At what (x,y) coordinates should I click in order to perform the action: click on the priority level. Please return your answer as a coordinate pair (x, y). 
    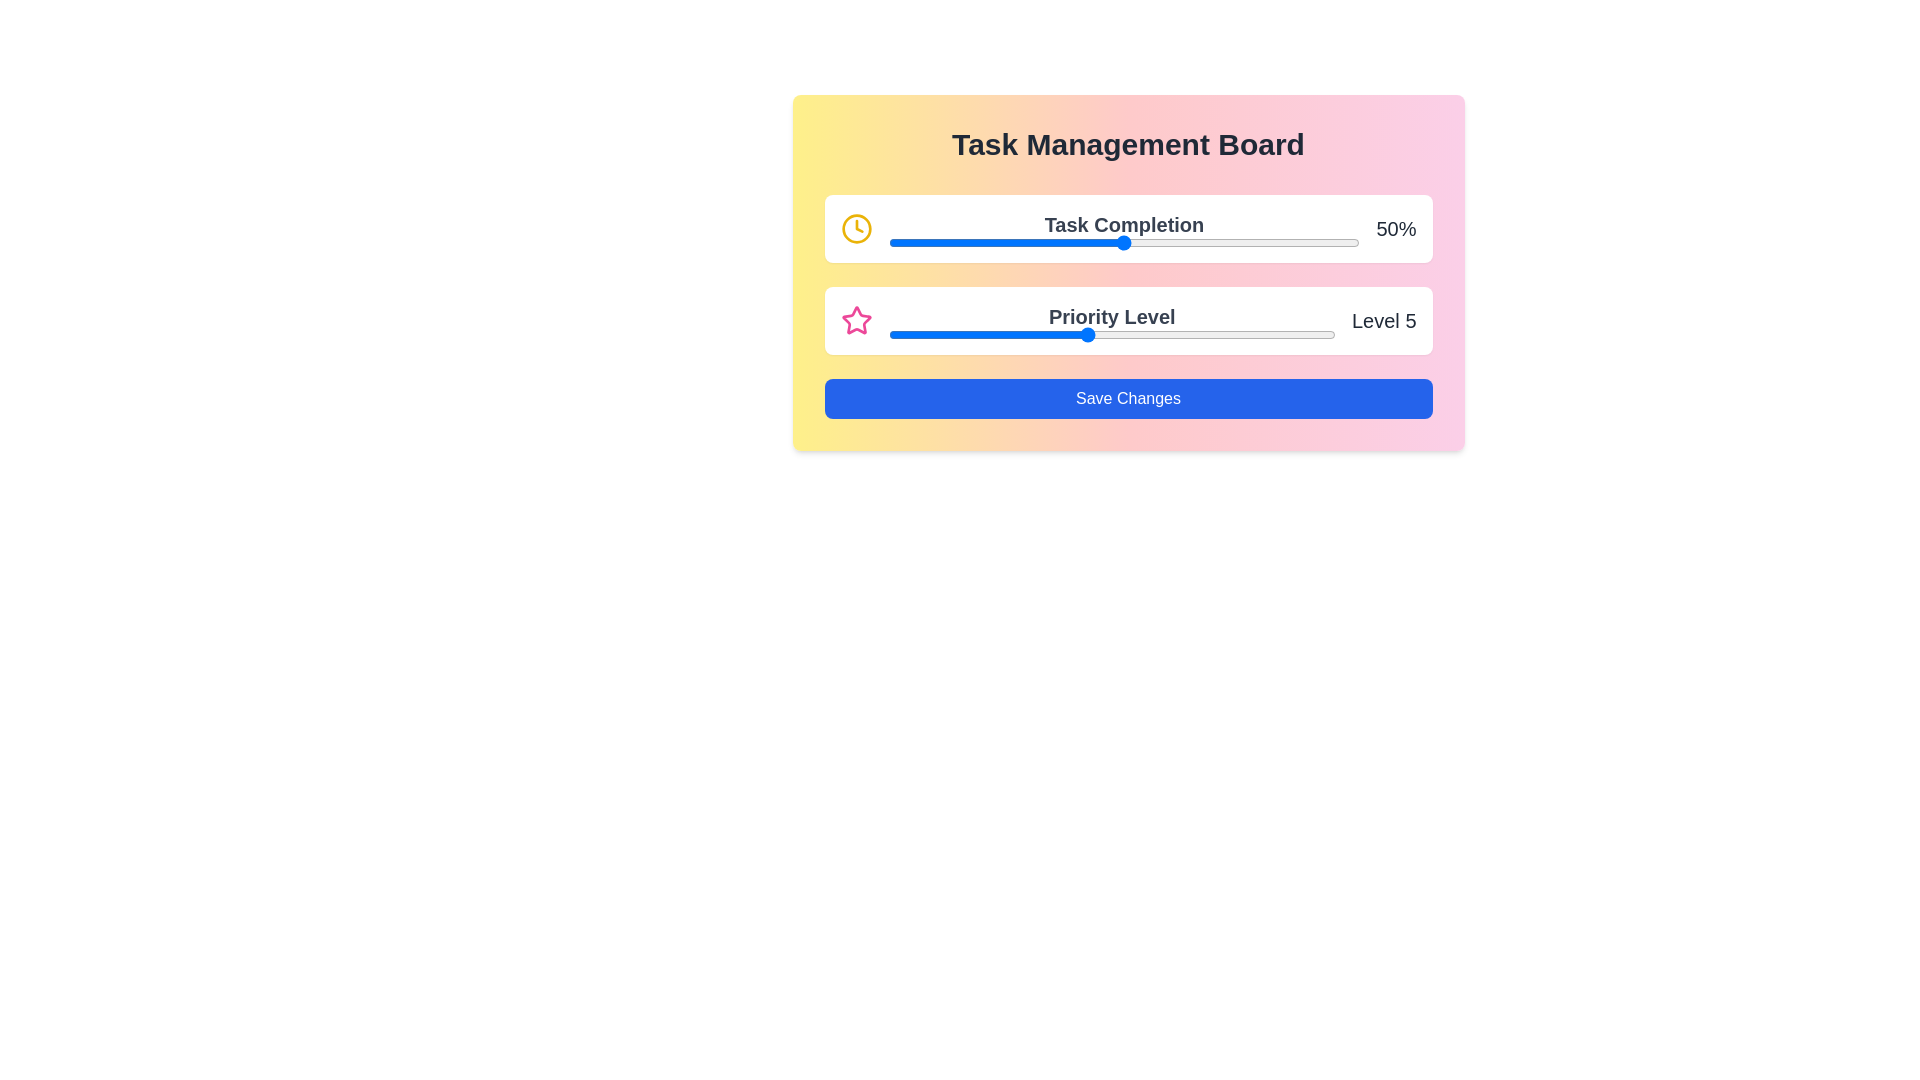
    Looking at the image, I should click on (1186, 334).